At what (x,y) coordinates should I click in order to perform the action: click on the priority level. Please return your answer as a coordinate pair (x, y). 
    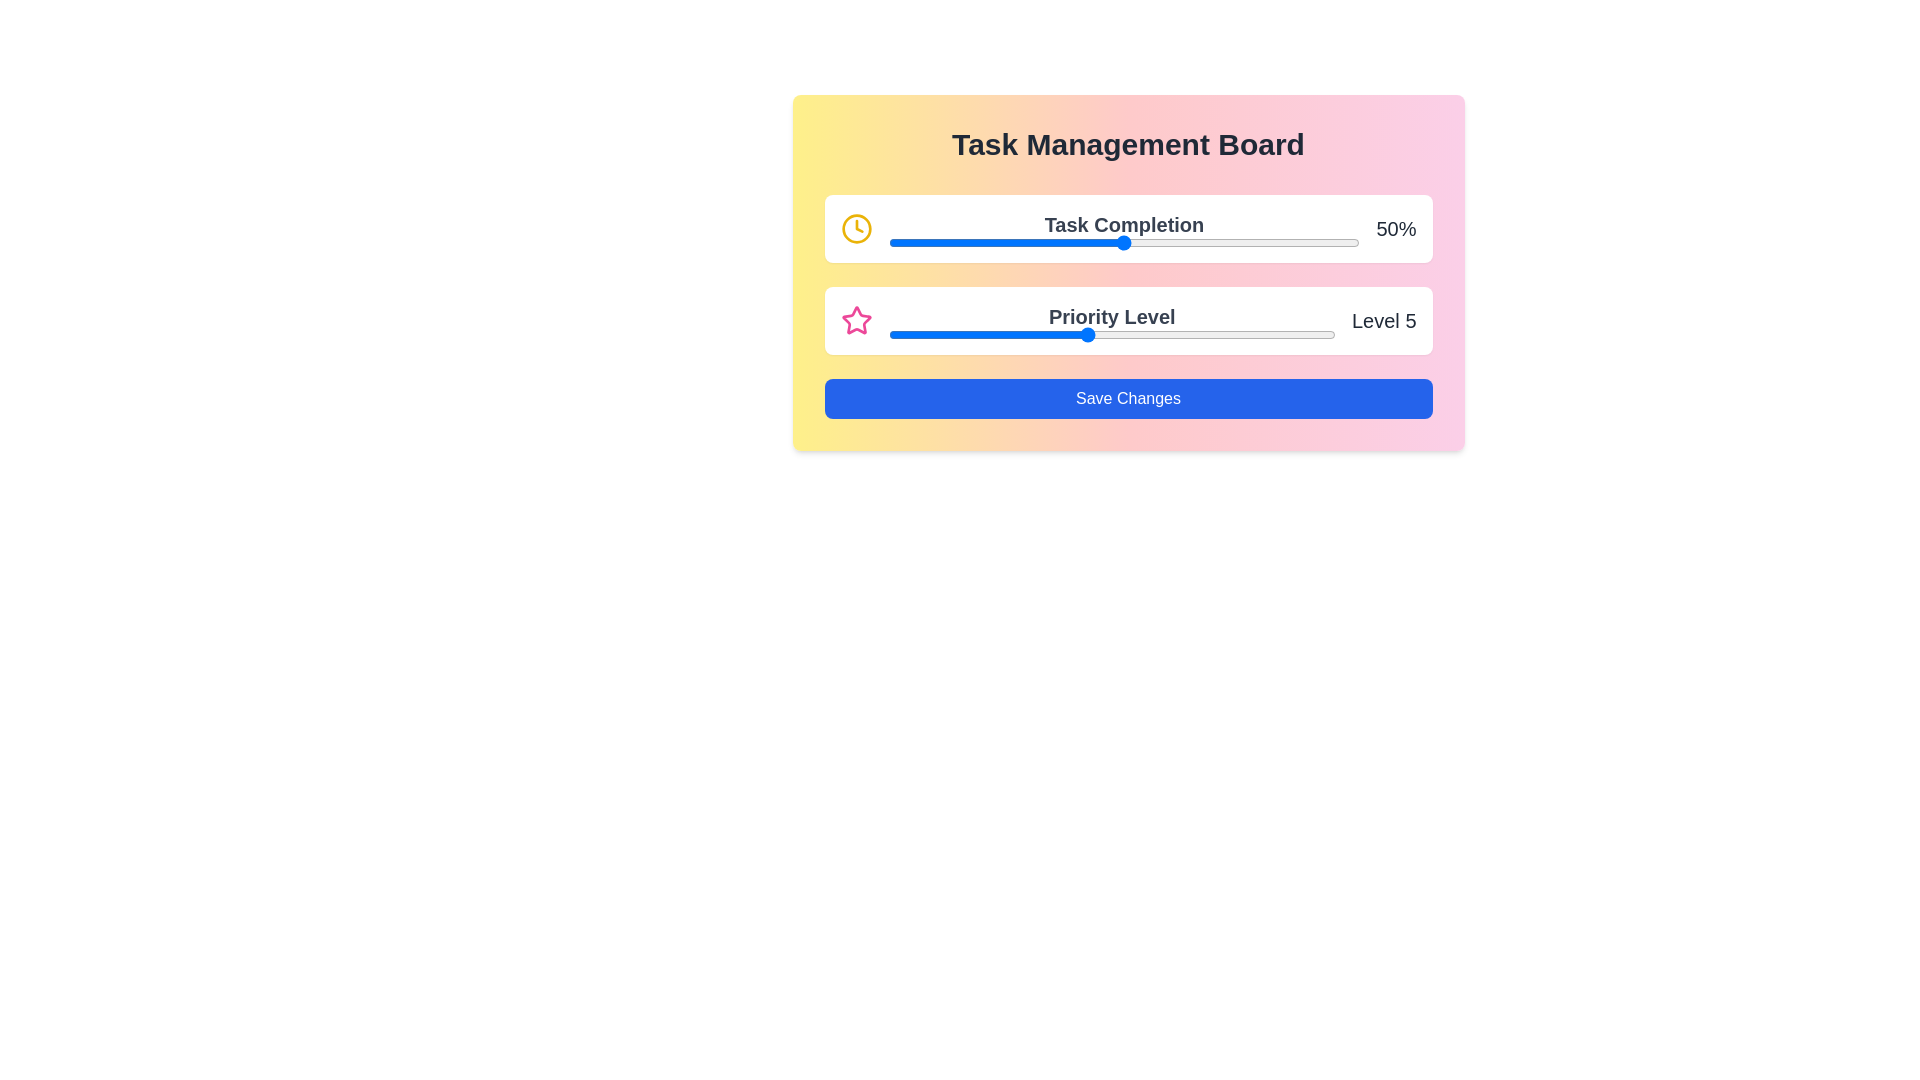
    Looking at the image, I should click on (1186, 334).